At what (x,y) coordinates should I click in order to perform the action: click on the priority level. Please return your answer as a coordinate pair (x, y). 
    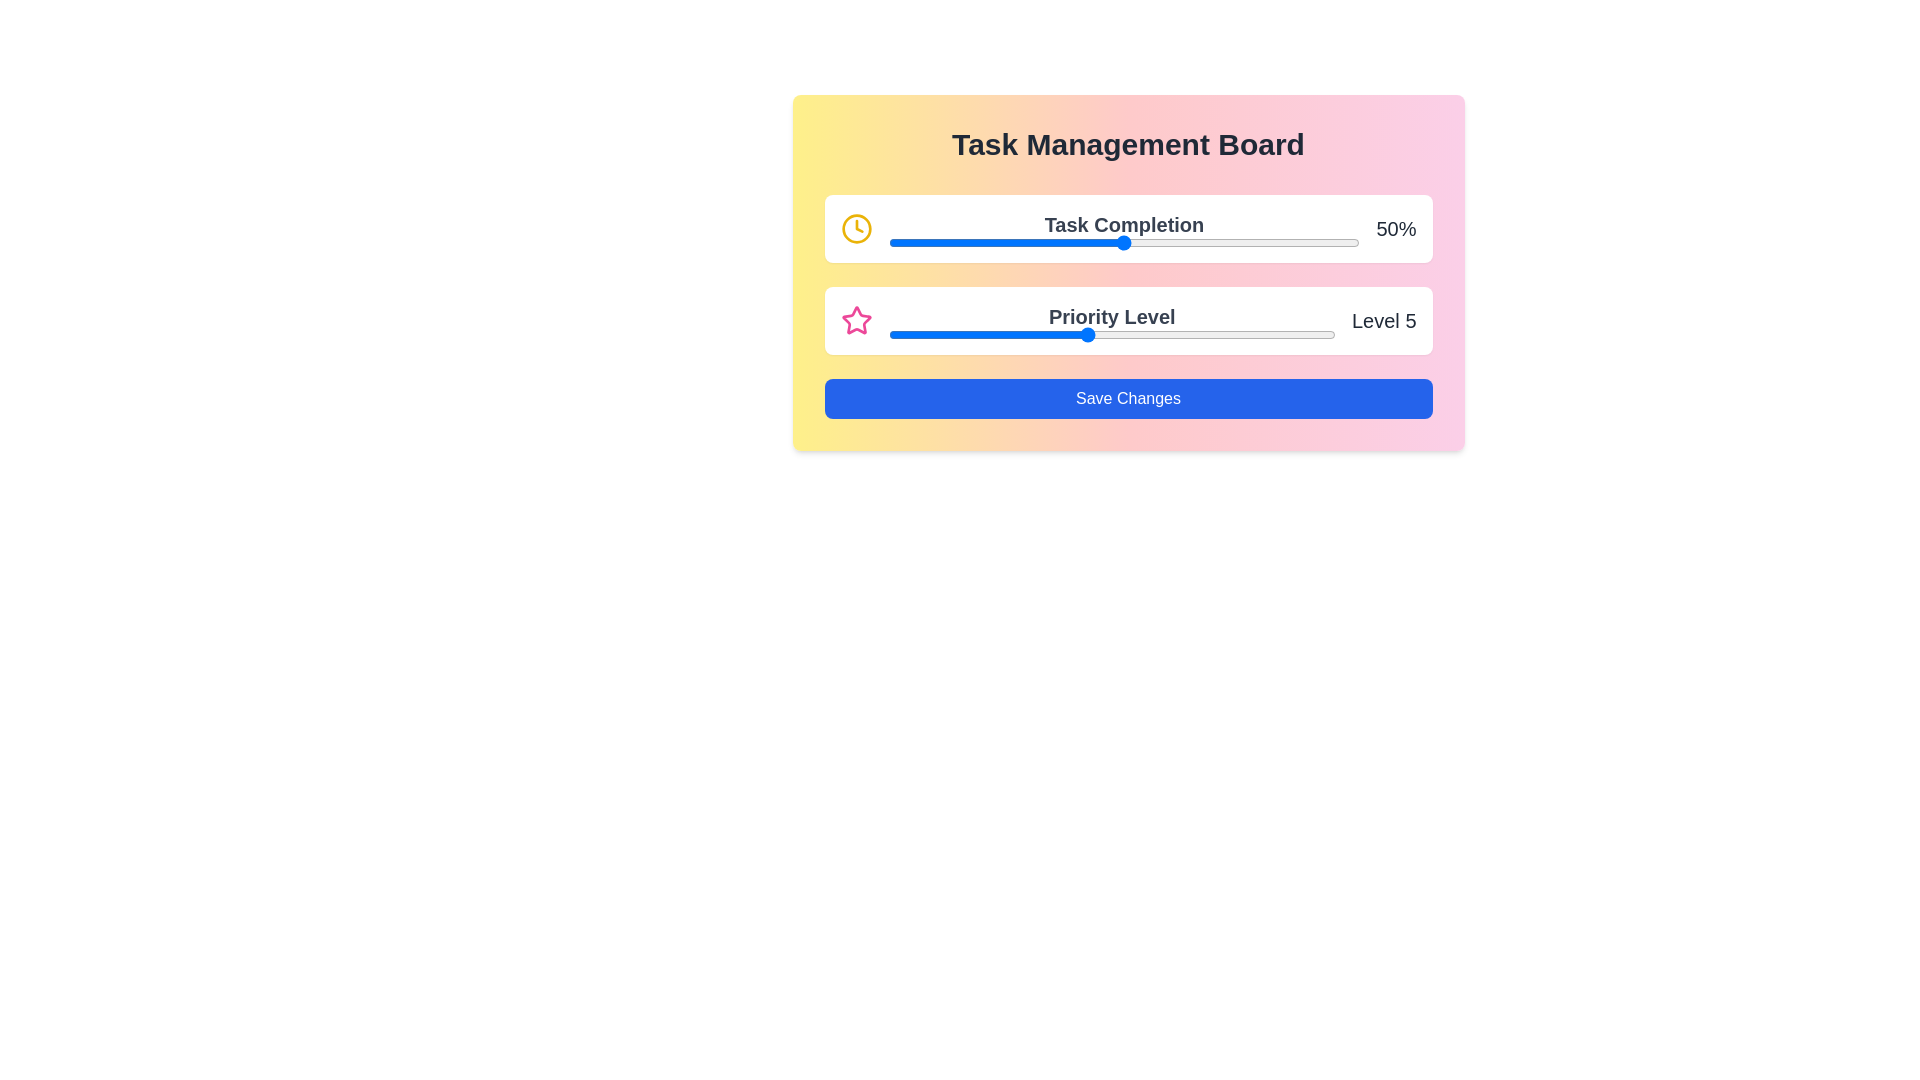
    Looking at the image, I should click on (1186, 334).